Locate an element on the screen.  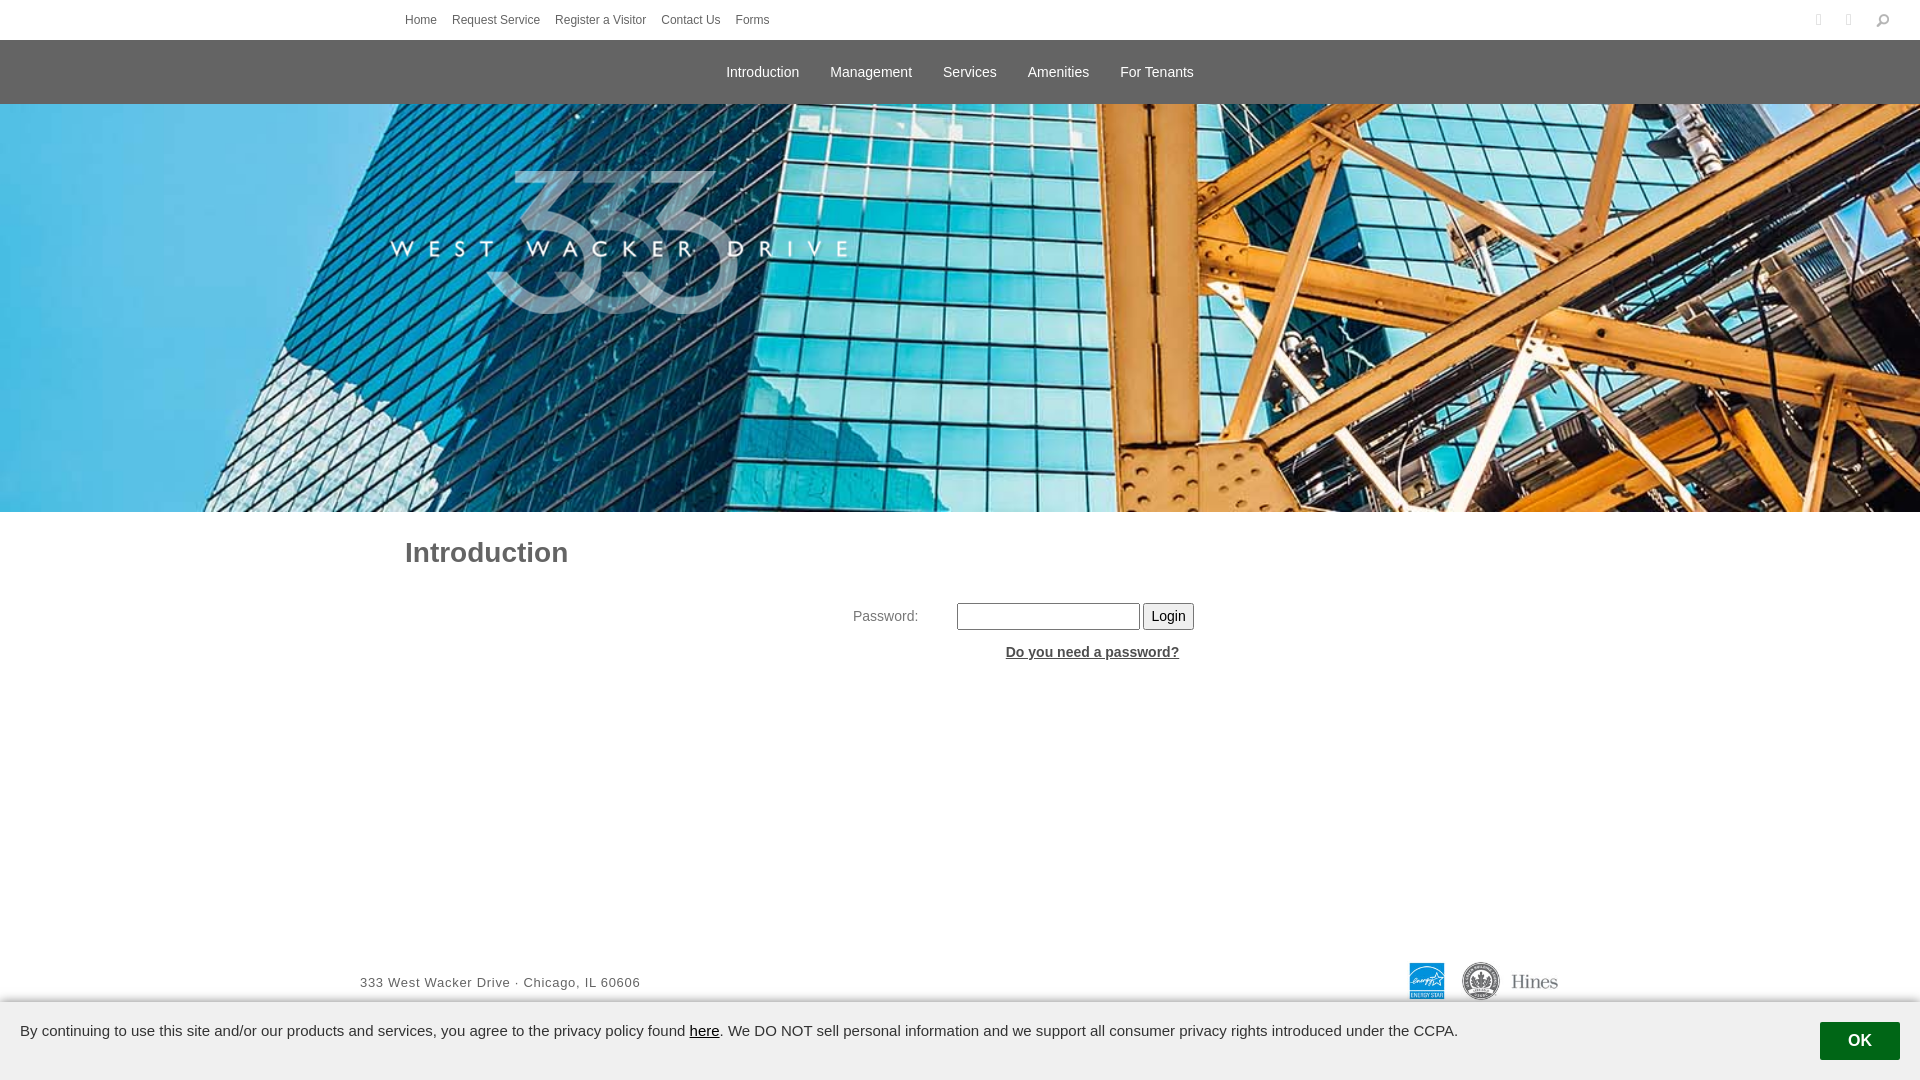
'Management' is located at coordinates (870, 68).